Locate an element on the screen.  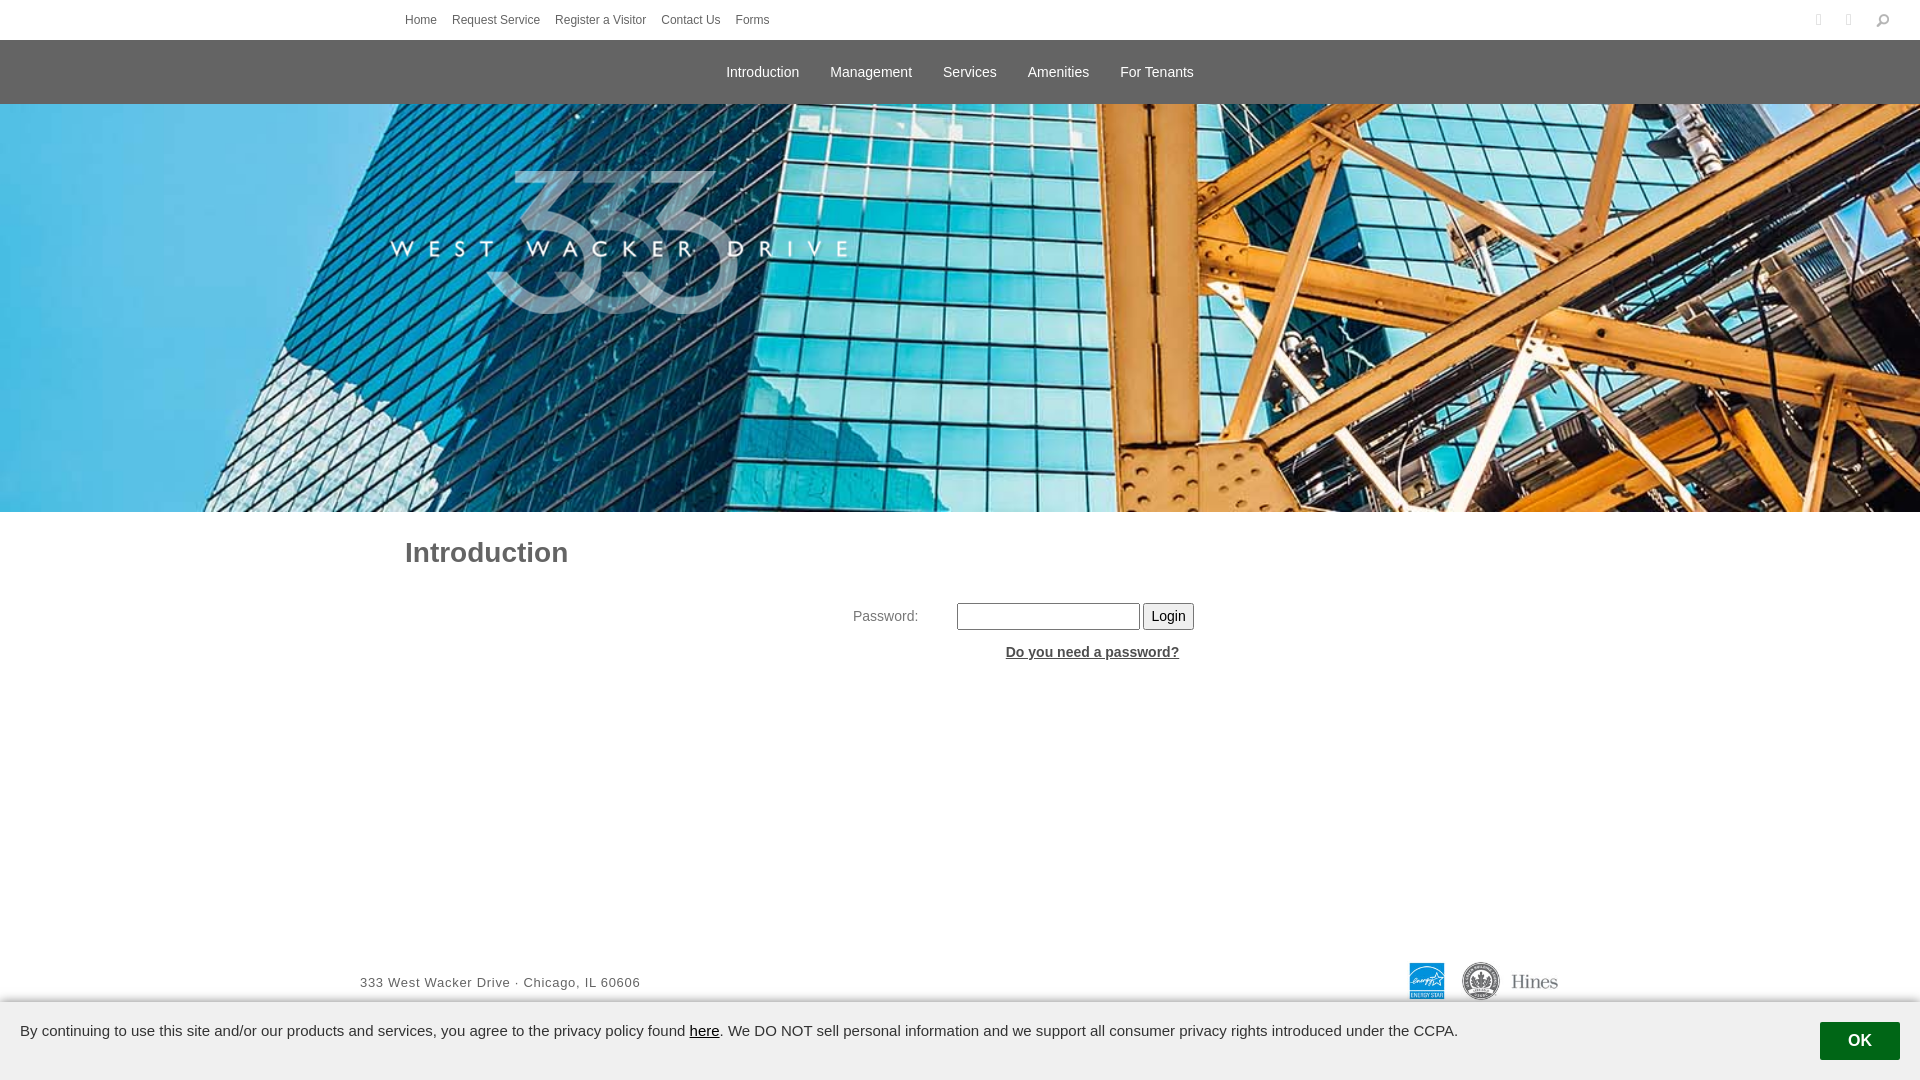
'Management' is located at coordinates (870, 68).